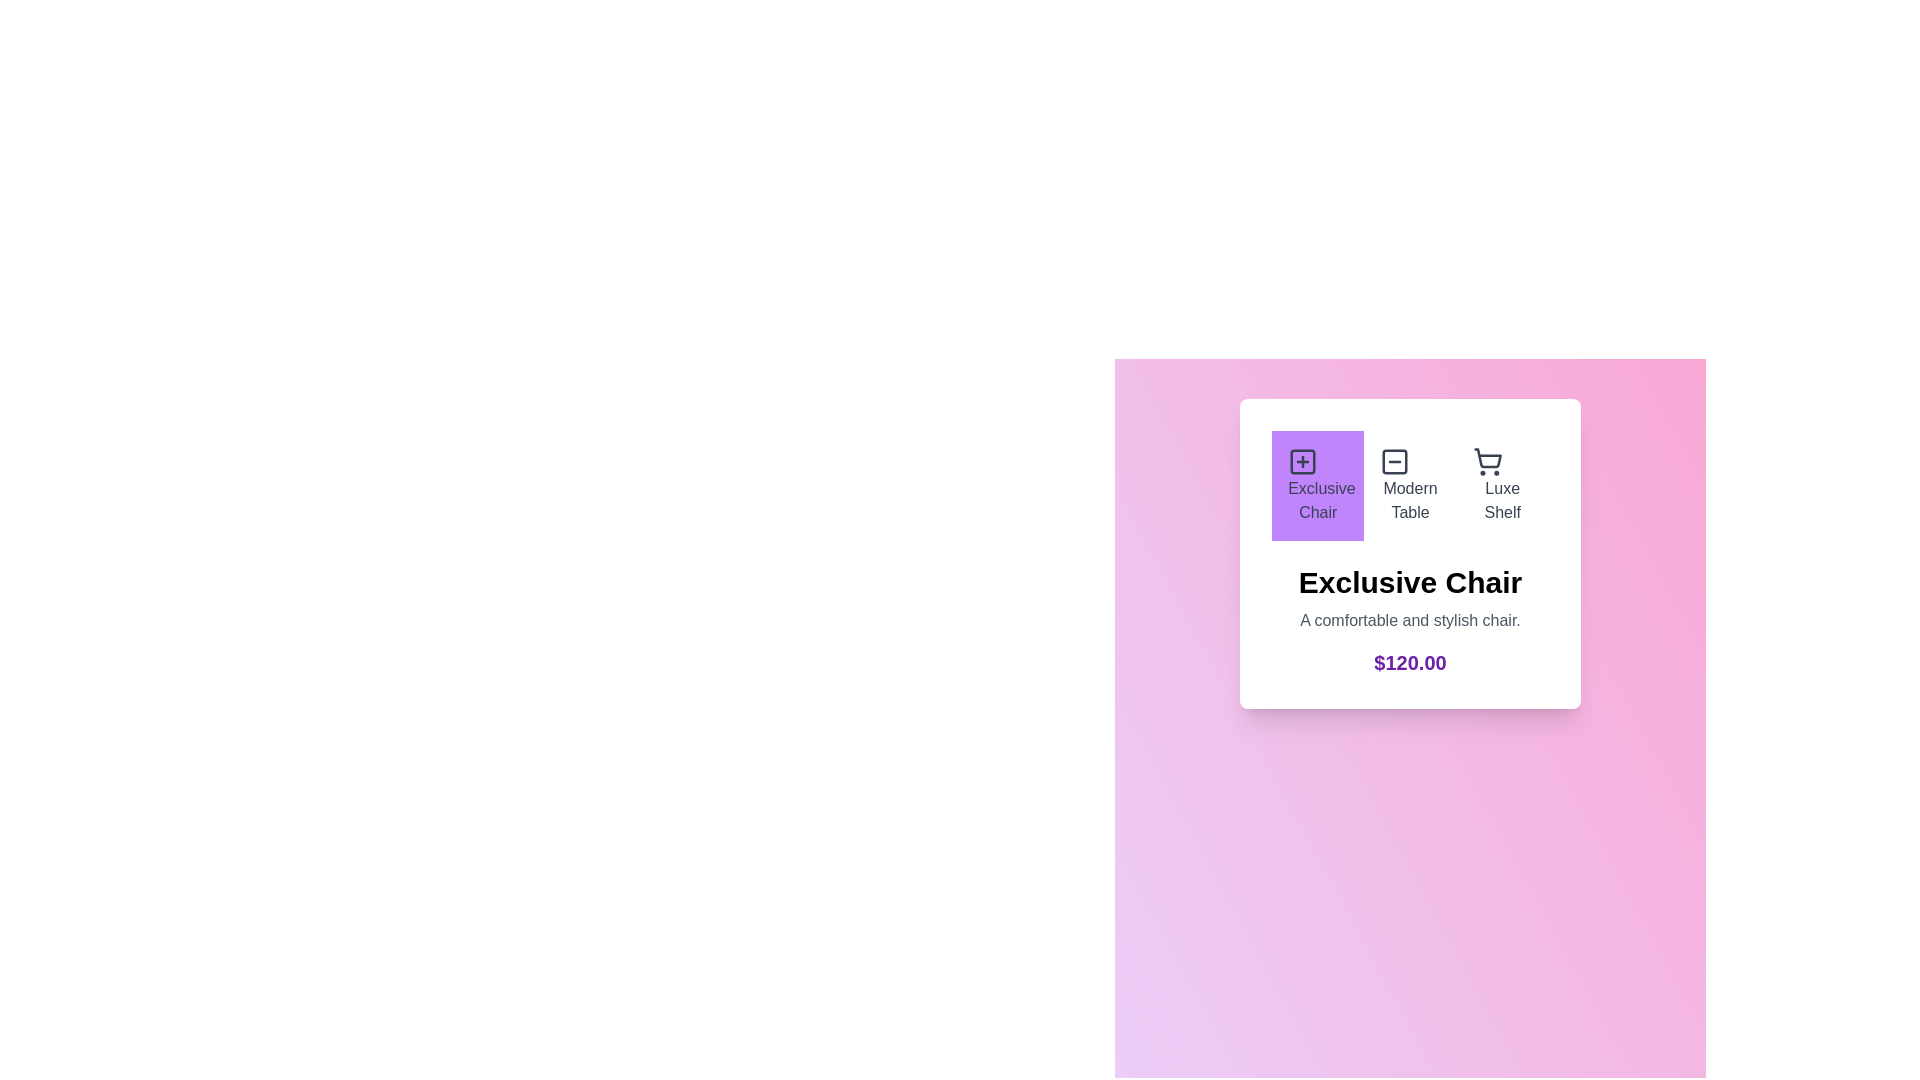  What do you see at coordinates (1318, 486) in the screenshot?
I see `the button corresponding to the product Exclusive Chair` at bounding box center [1318, 486].